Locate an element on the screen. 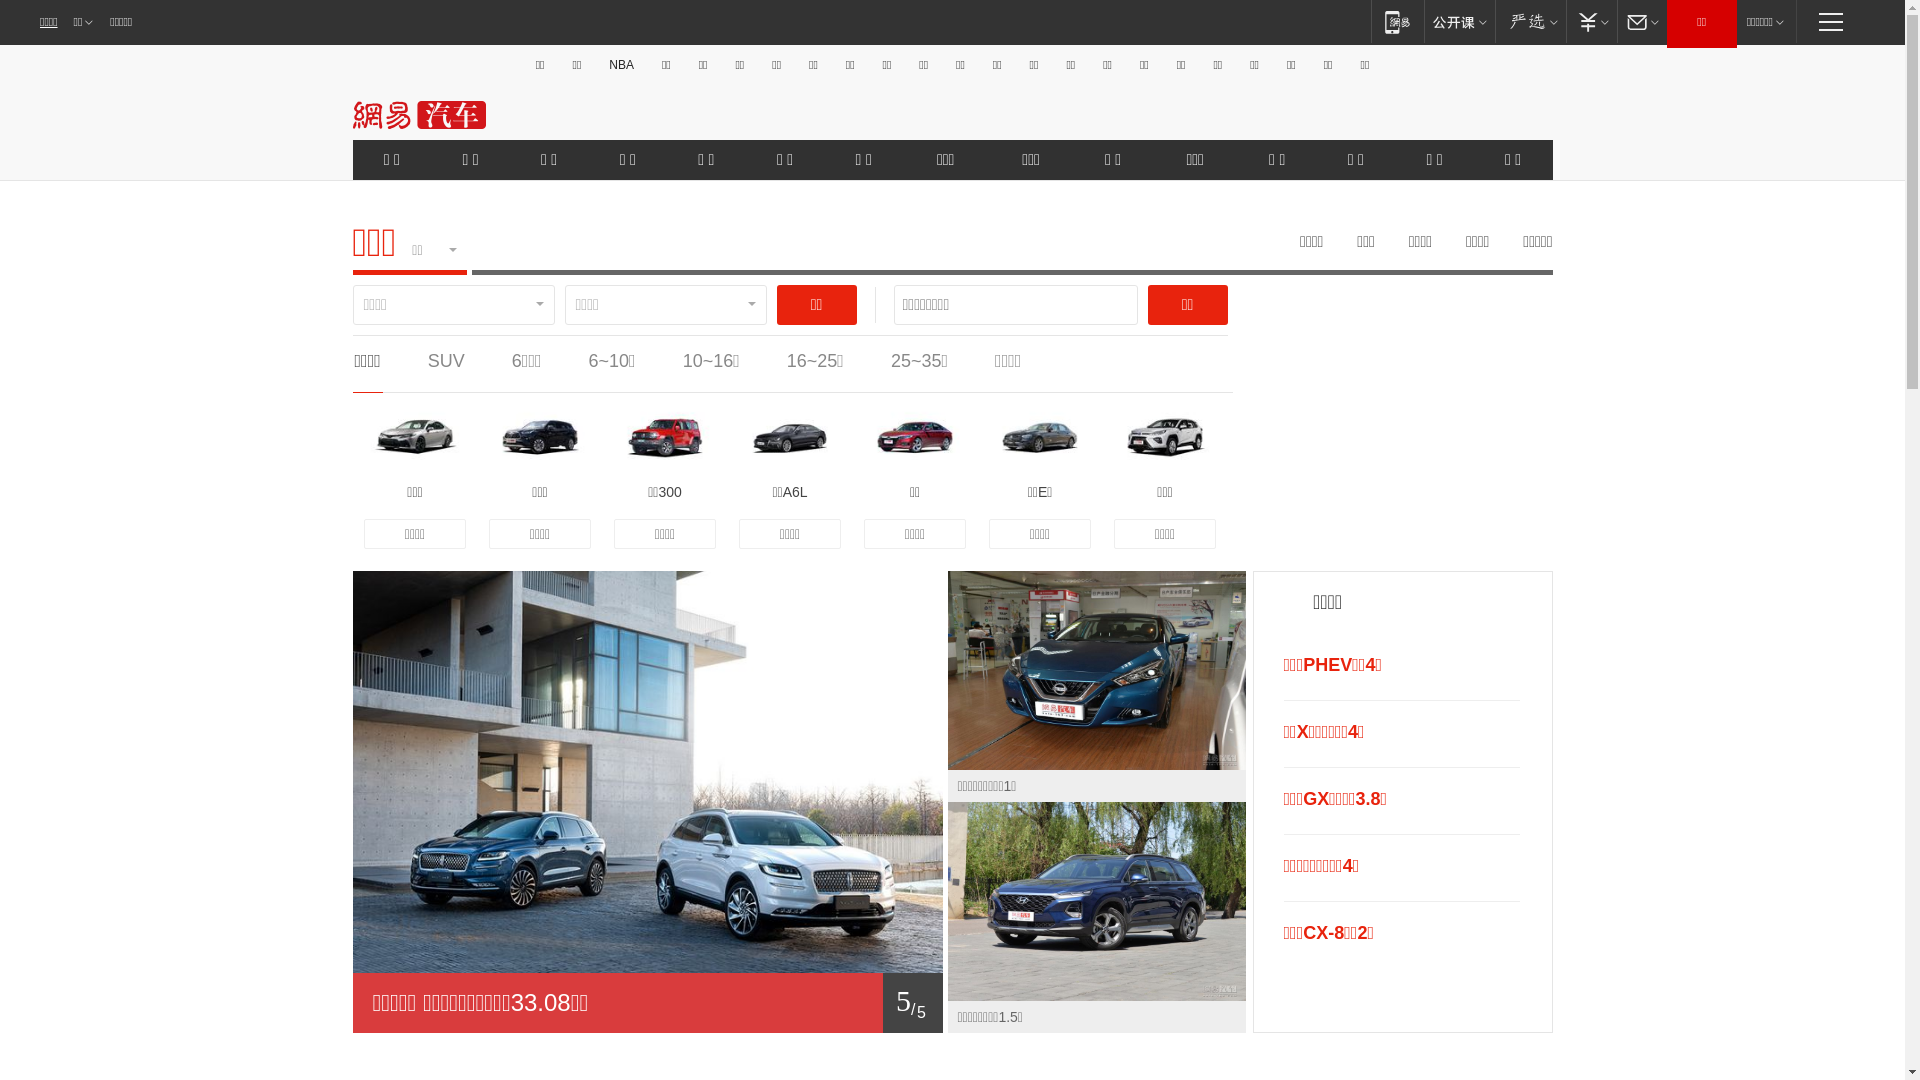 The height and width of the screenshot is (1080, 1920). 'NBA' is located at coordinates (620, 64).